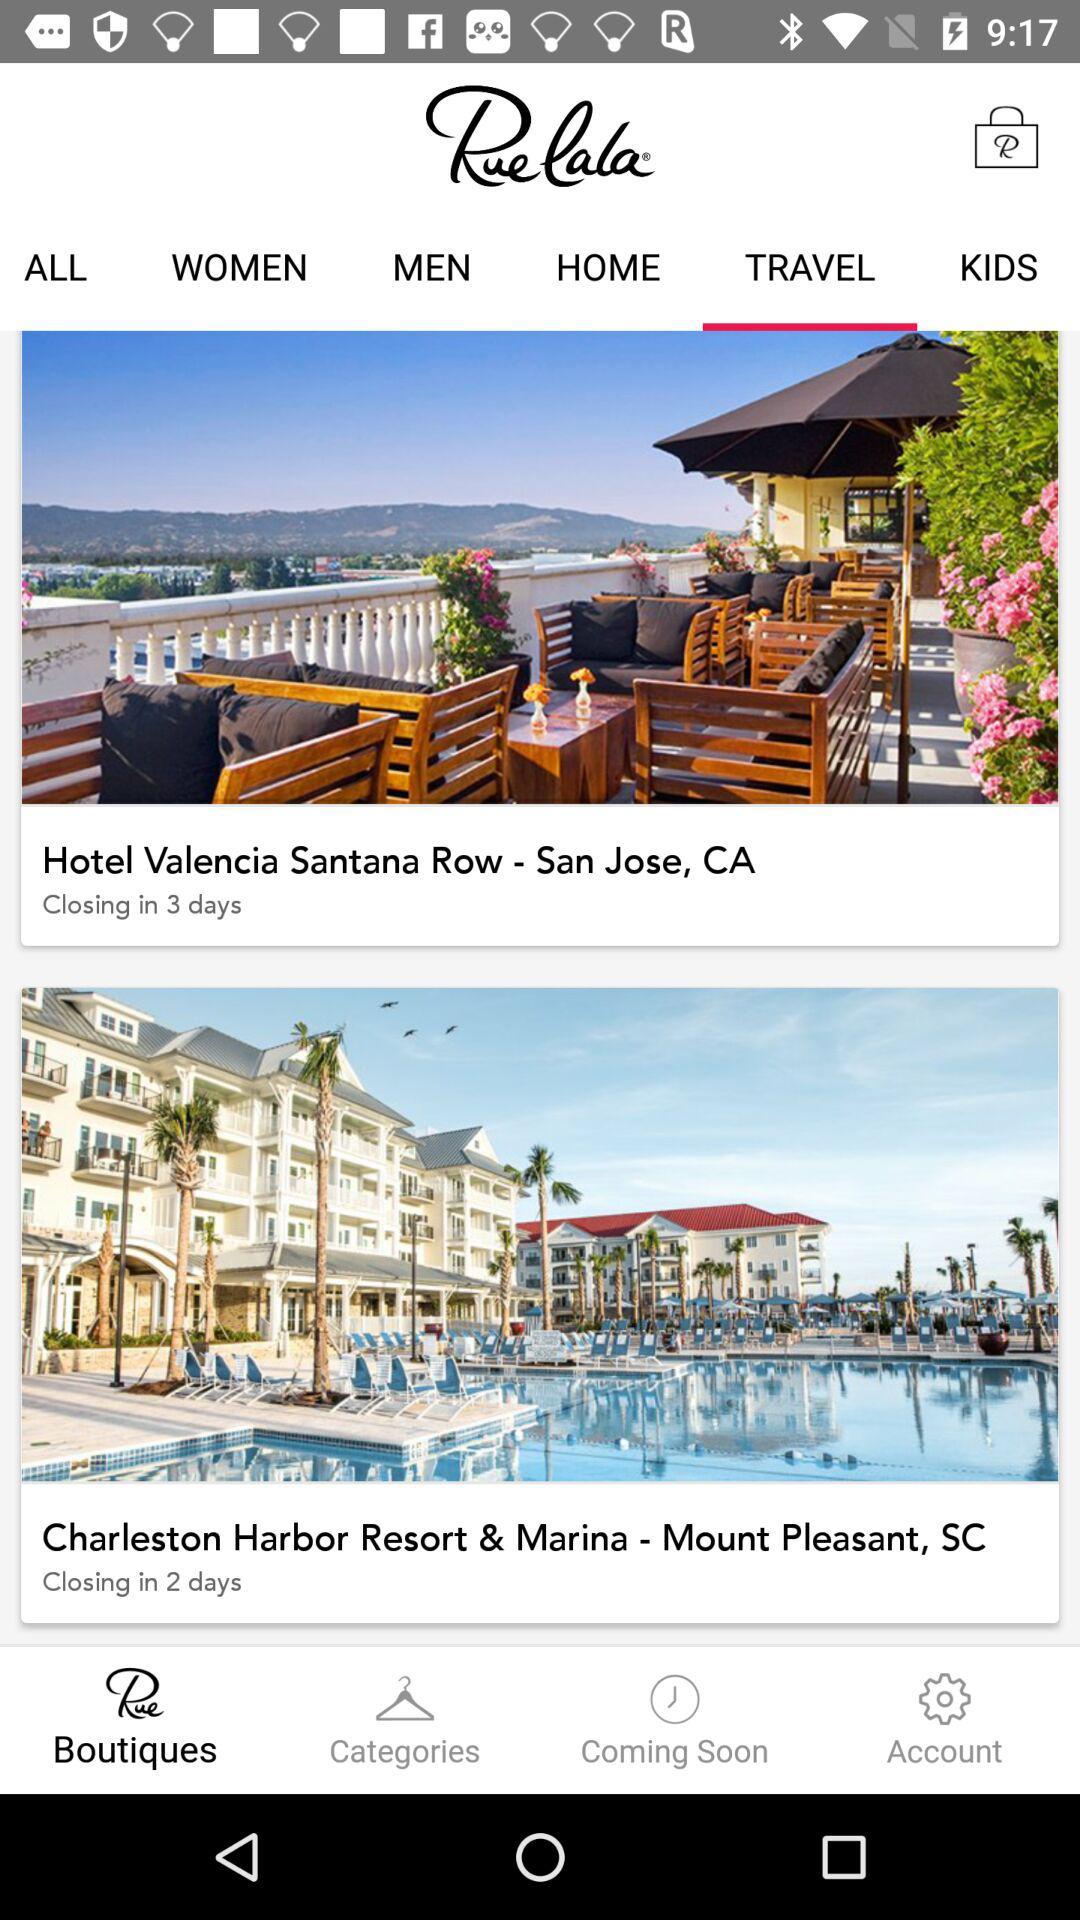 The height and width of the screenshot is (1920, 1080). Describe the element at coordinates (238, 269) in the screenshot. I see `the icon to the right of all` at that location.